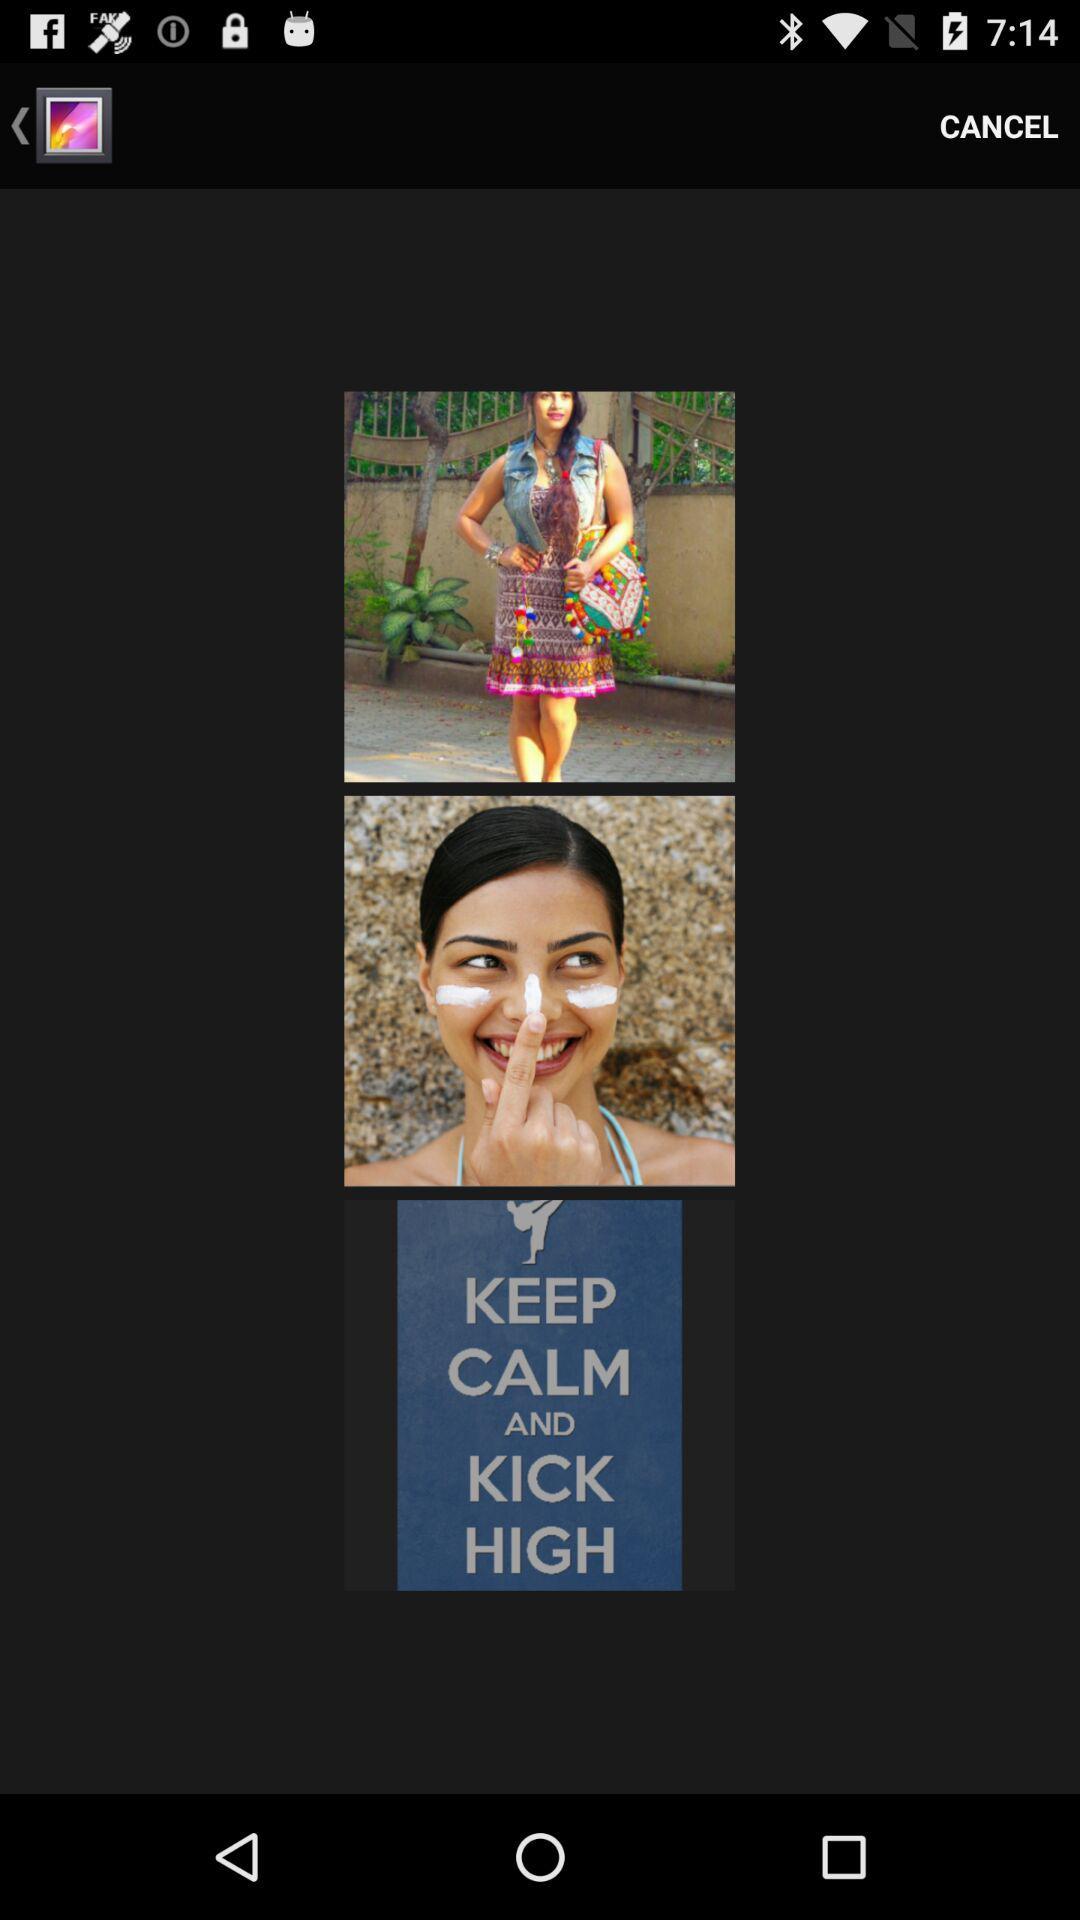 The height and width of the screenshot is (1920, 1080). Describe the element at coordinates (999, 124) in the screenshot. I see `the icon at the top right corner` at that location.